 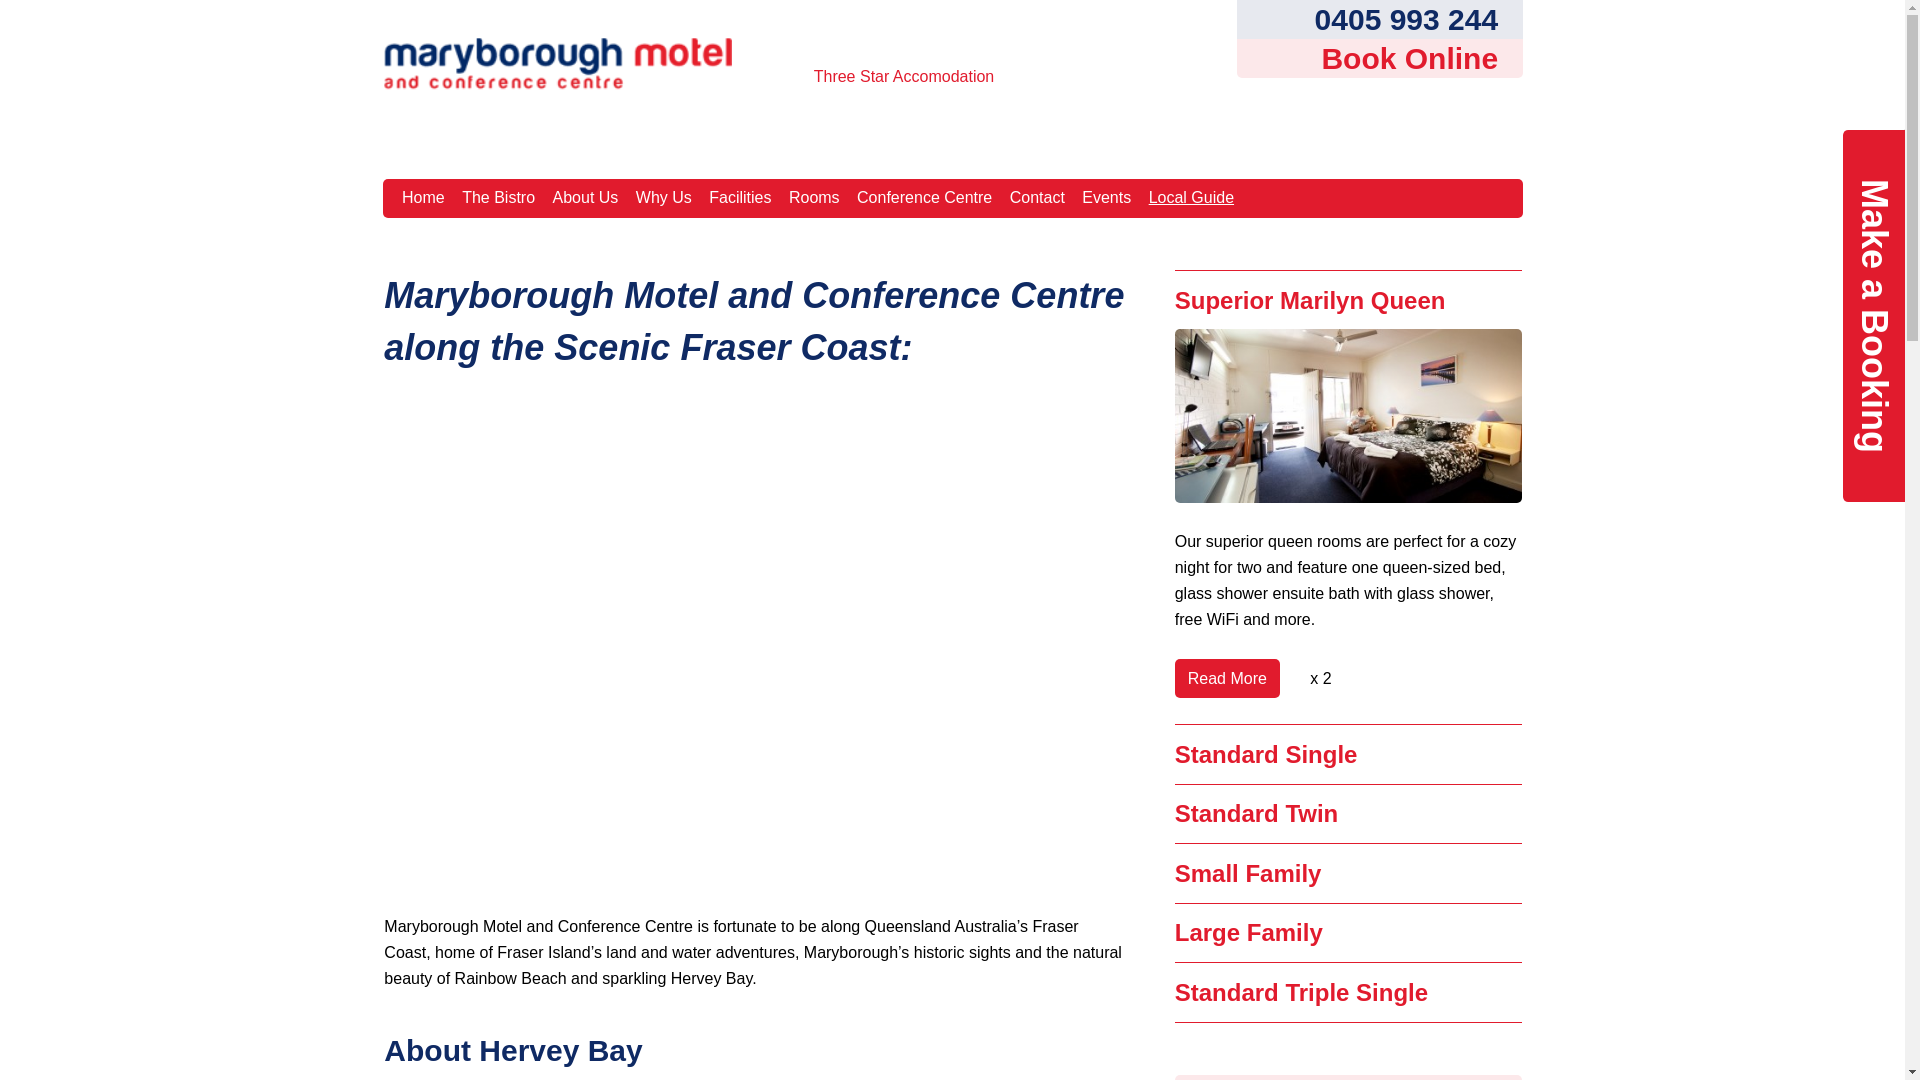 I want to click on 'Small Family', so click(x=1247, y=872).